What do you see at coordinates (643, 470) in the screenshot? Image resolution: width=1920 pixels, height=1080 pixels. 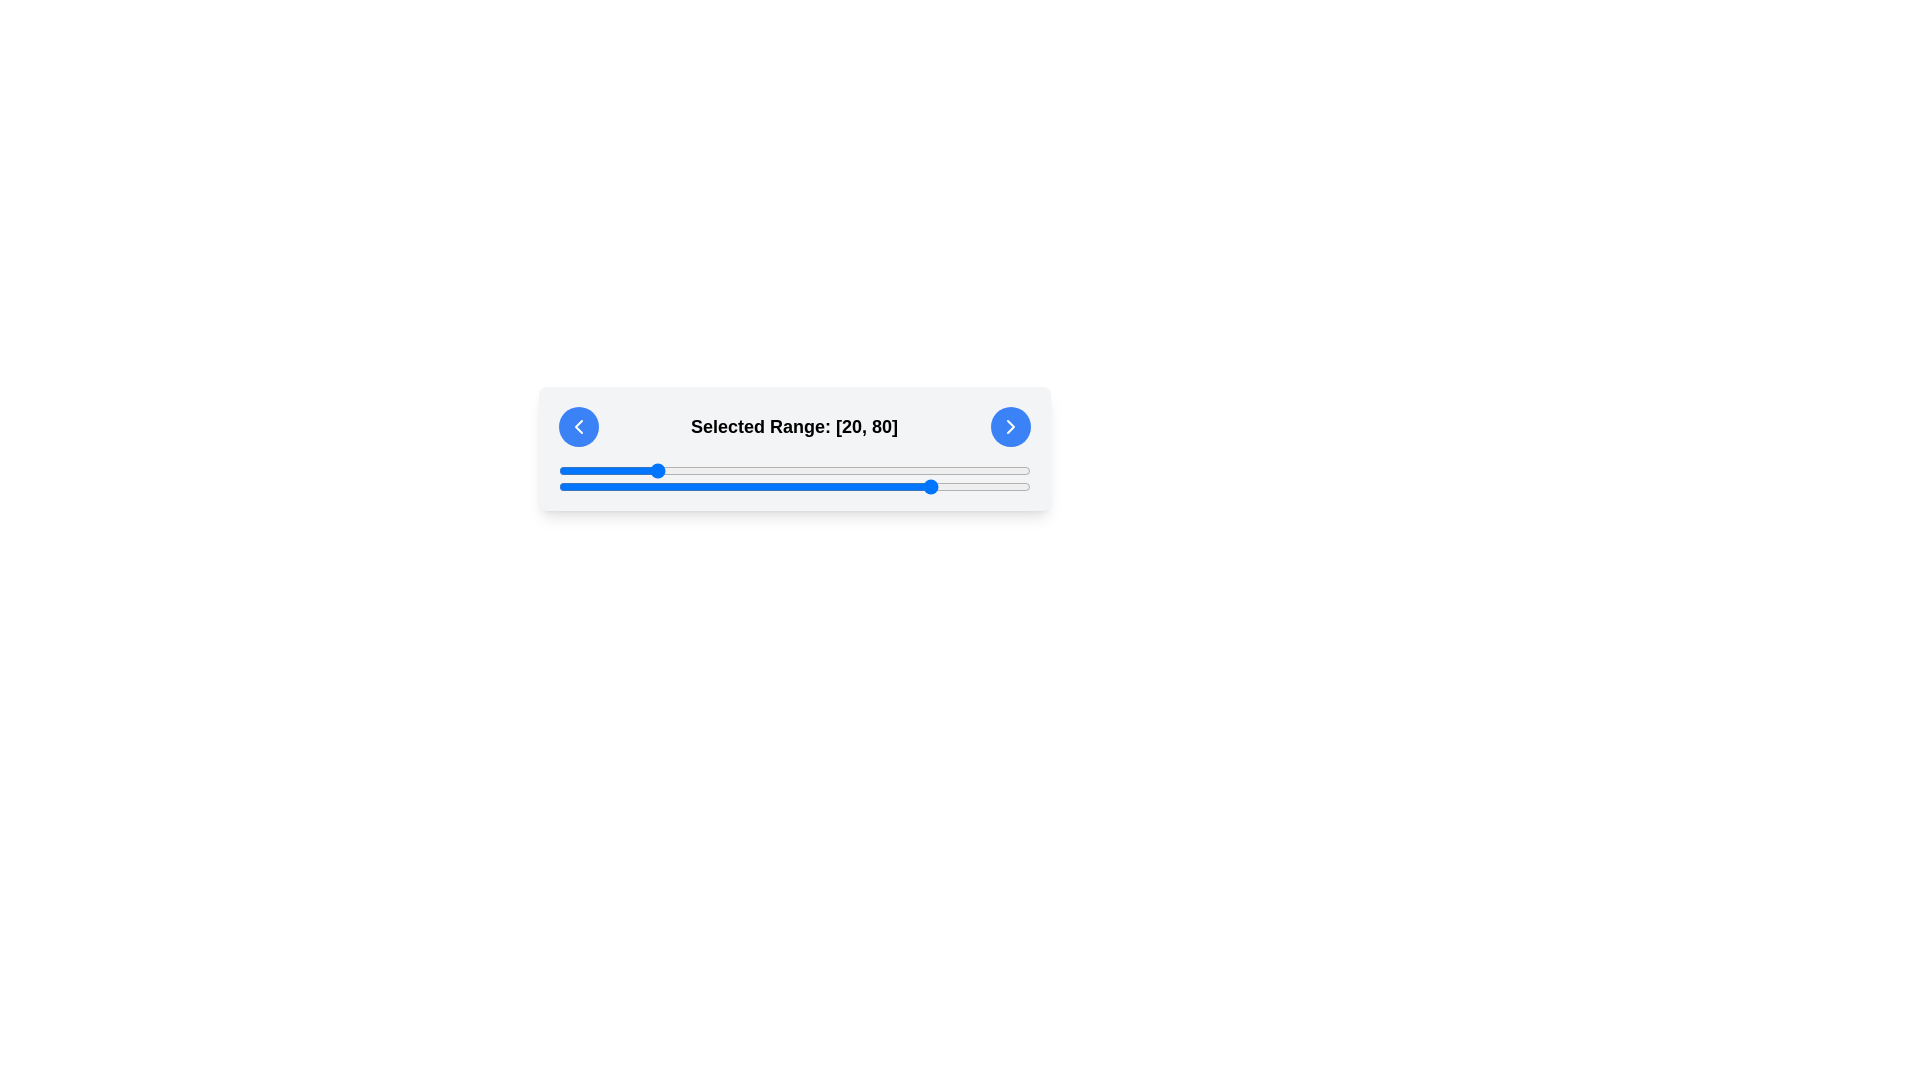 I see `slider value` at bounding box center [643, 470].